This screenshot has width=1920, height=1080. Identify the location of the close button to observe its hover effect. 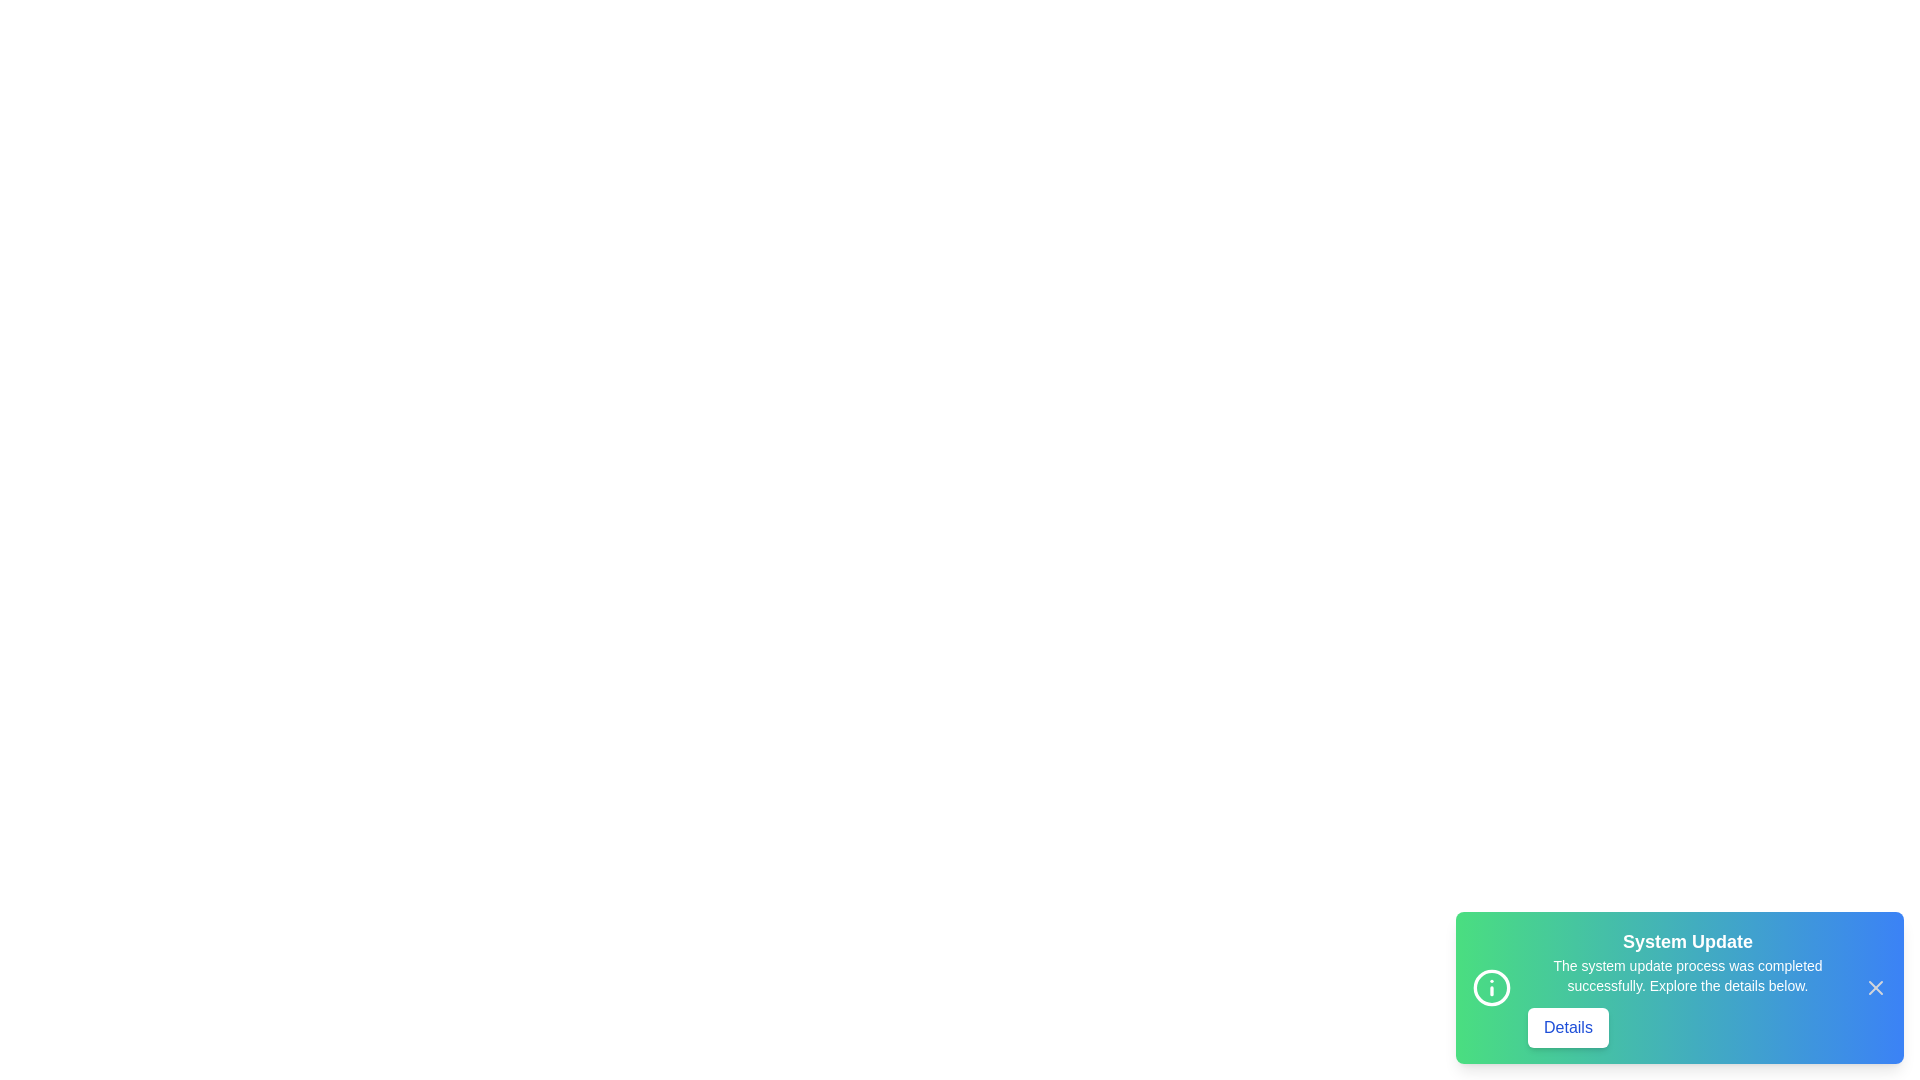
(1875, 986).